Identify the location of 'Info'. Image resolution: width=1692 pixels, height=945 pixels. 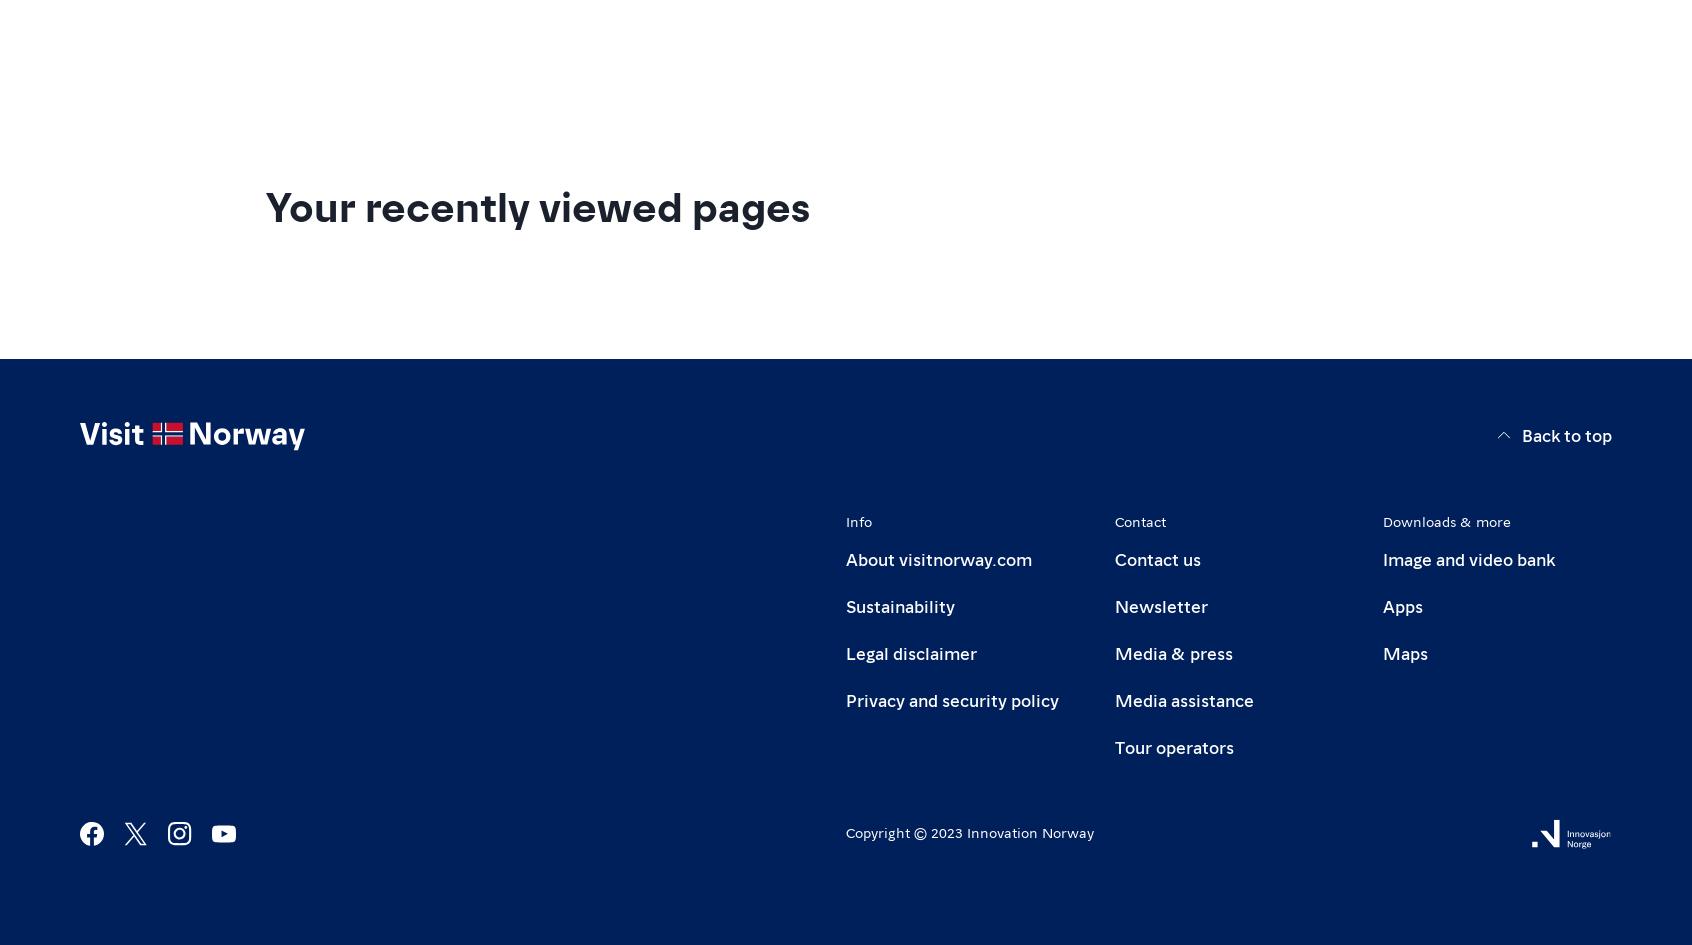
(858, 519).